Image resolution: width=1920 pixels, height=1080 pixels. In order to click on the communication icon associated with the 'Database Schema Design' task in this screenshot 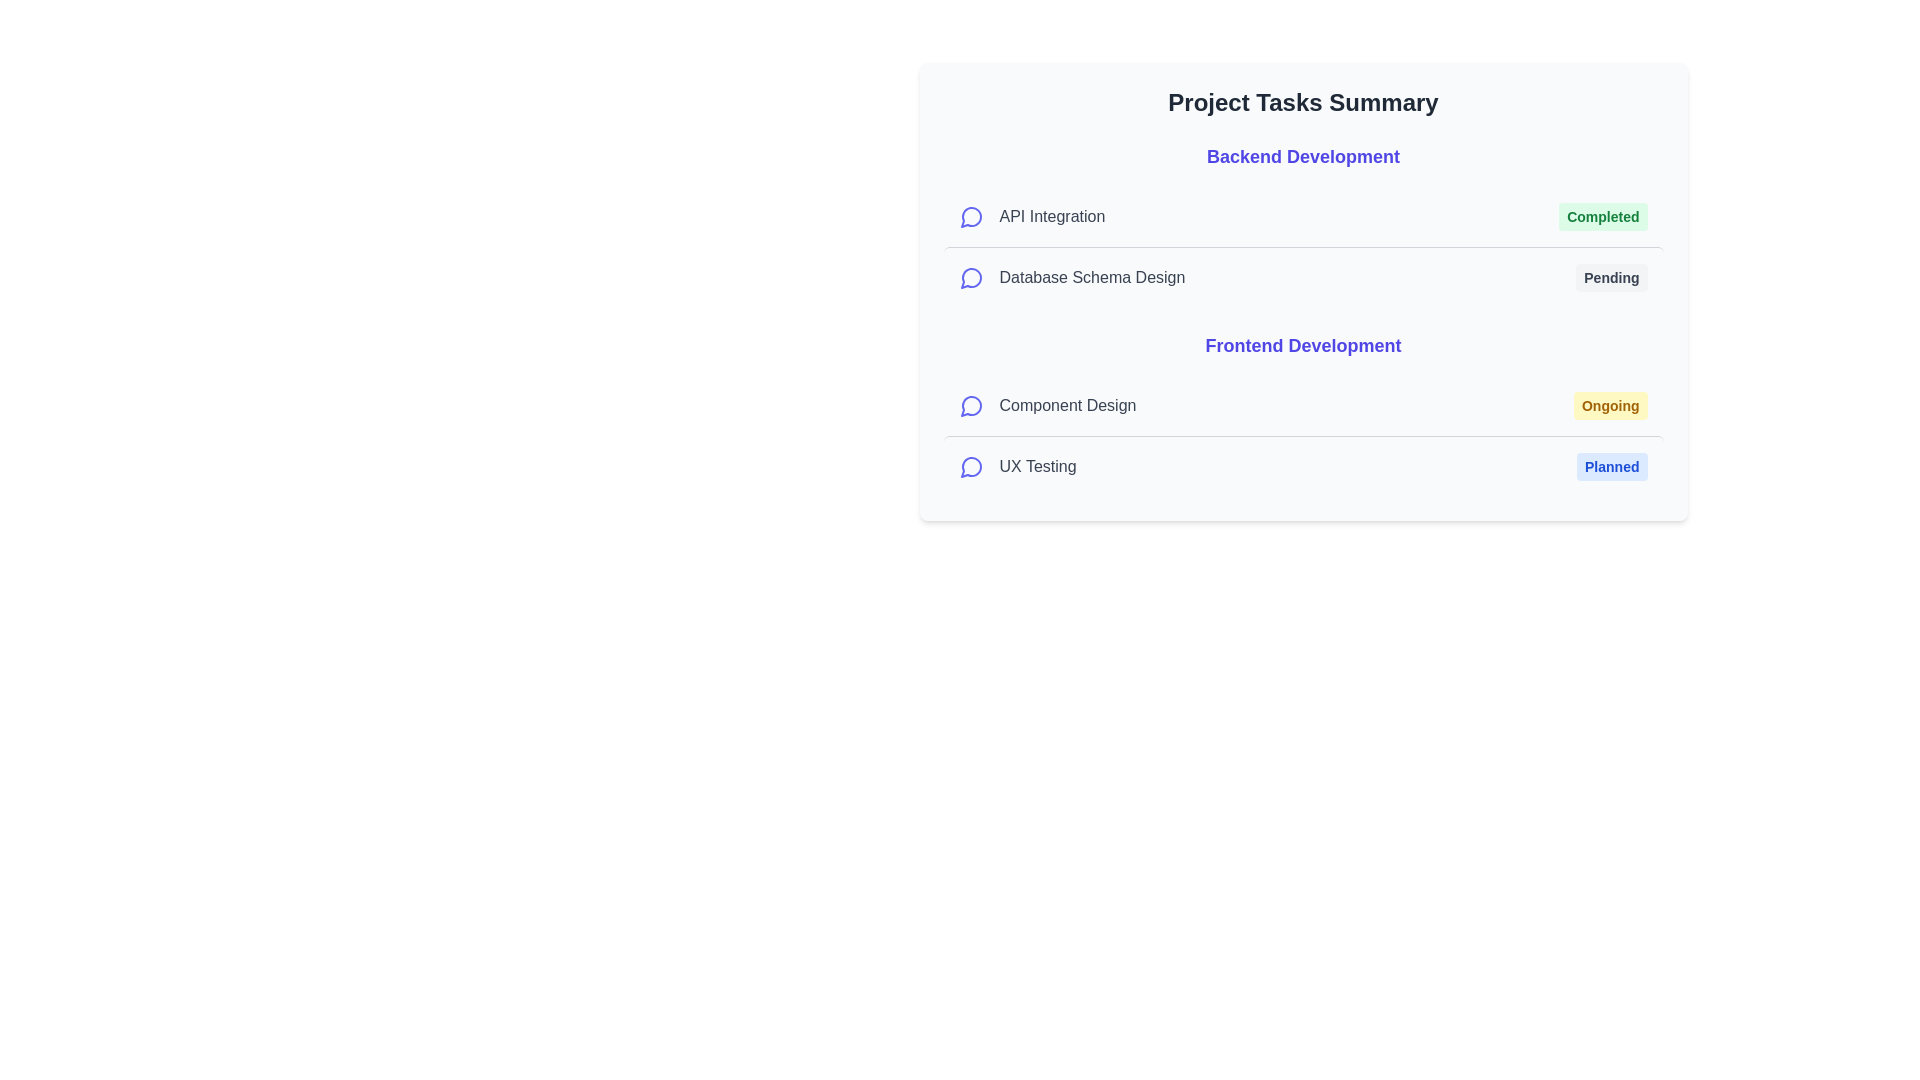, I will do `click(971, 277)`.